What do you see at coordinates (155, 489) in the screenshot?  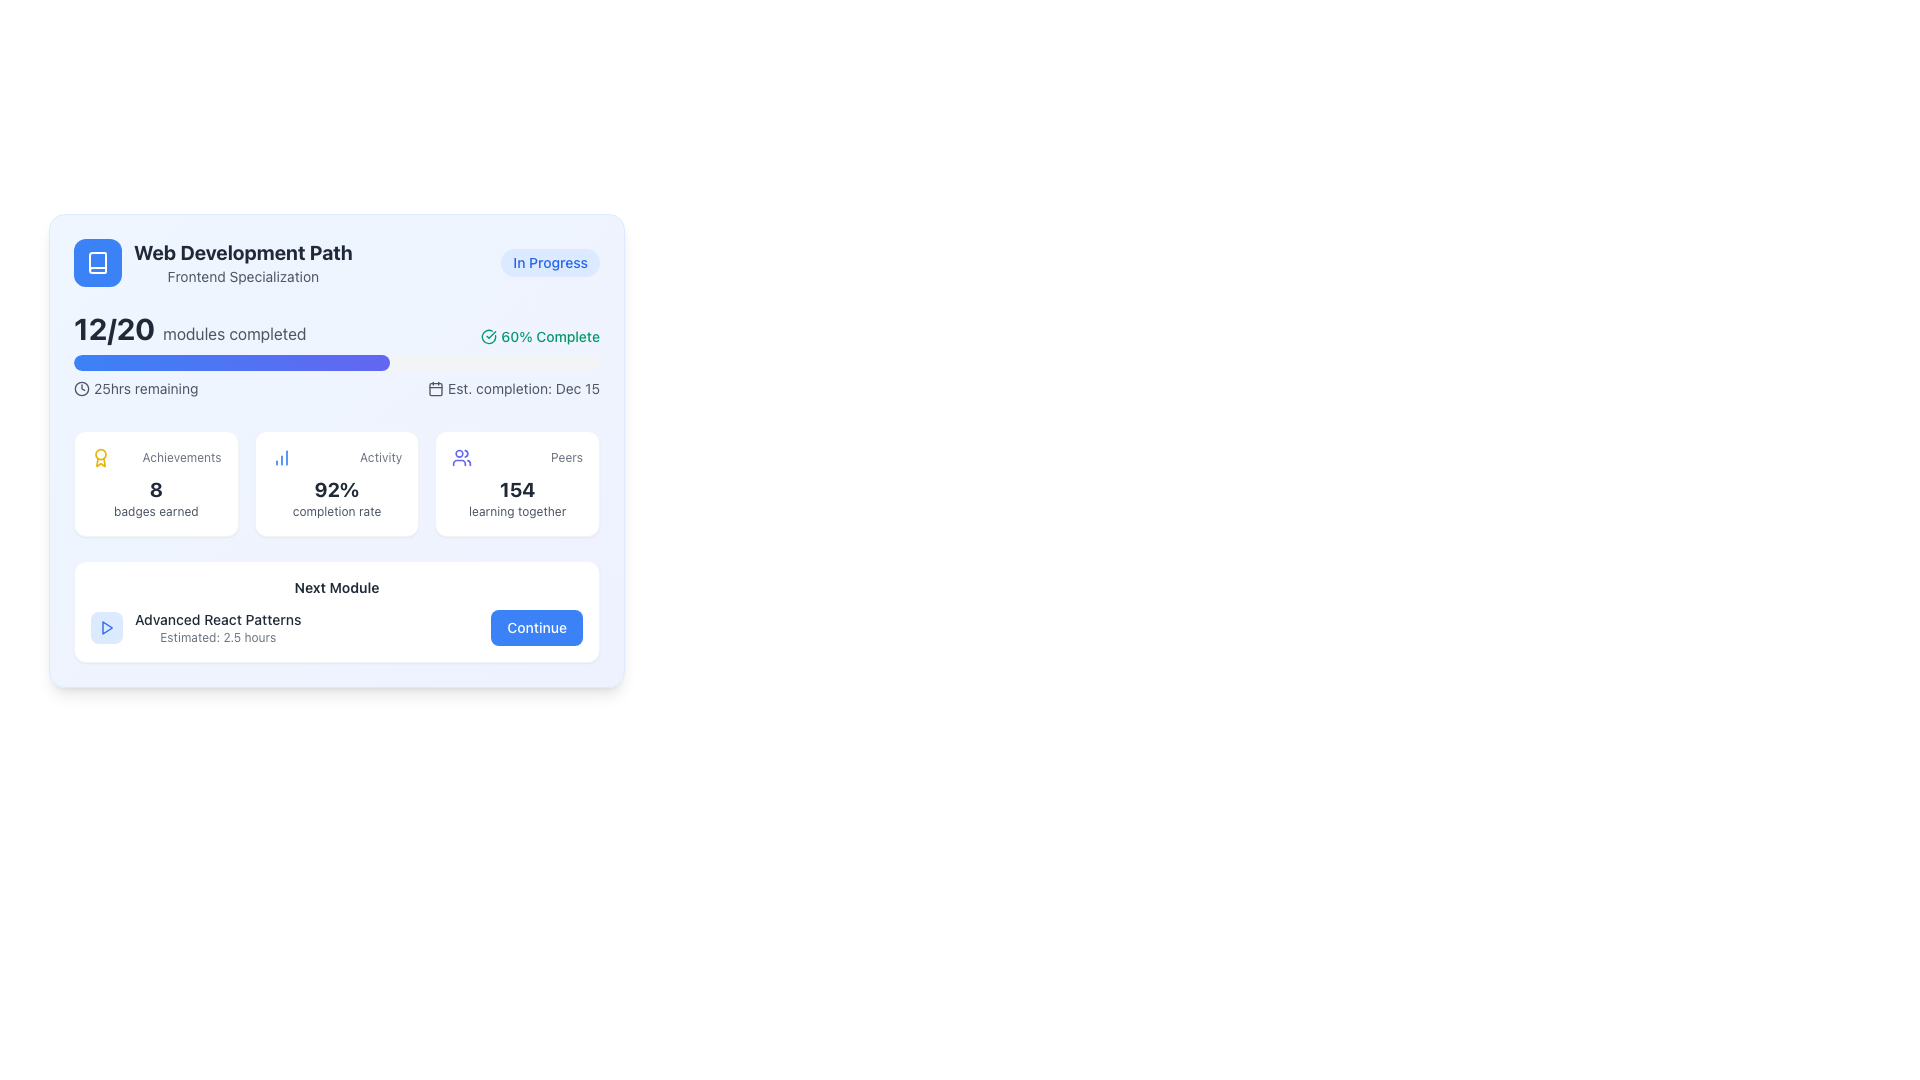 I see `value displayed in the bold numeral '8' within the white card layout under the 'Achievements' heading` at bounding box center [155, 489].